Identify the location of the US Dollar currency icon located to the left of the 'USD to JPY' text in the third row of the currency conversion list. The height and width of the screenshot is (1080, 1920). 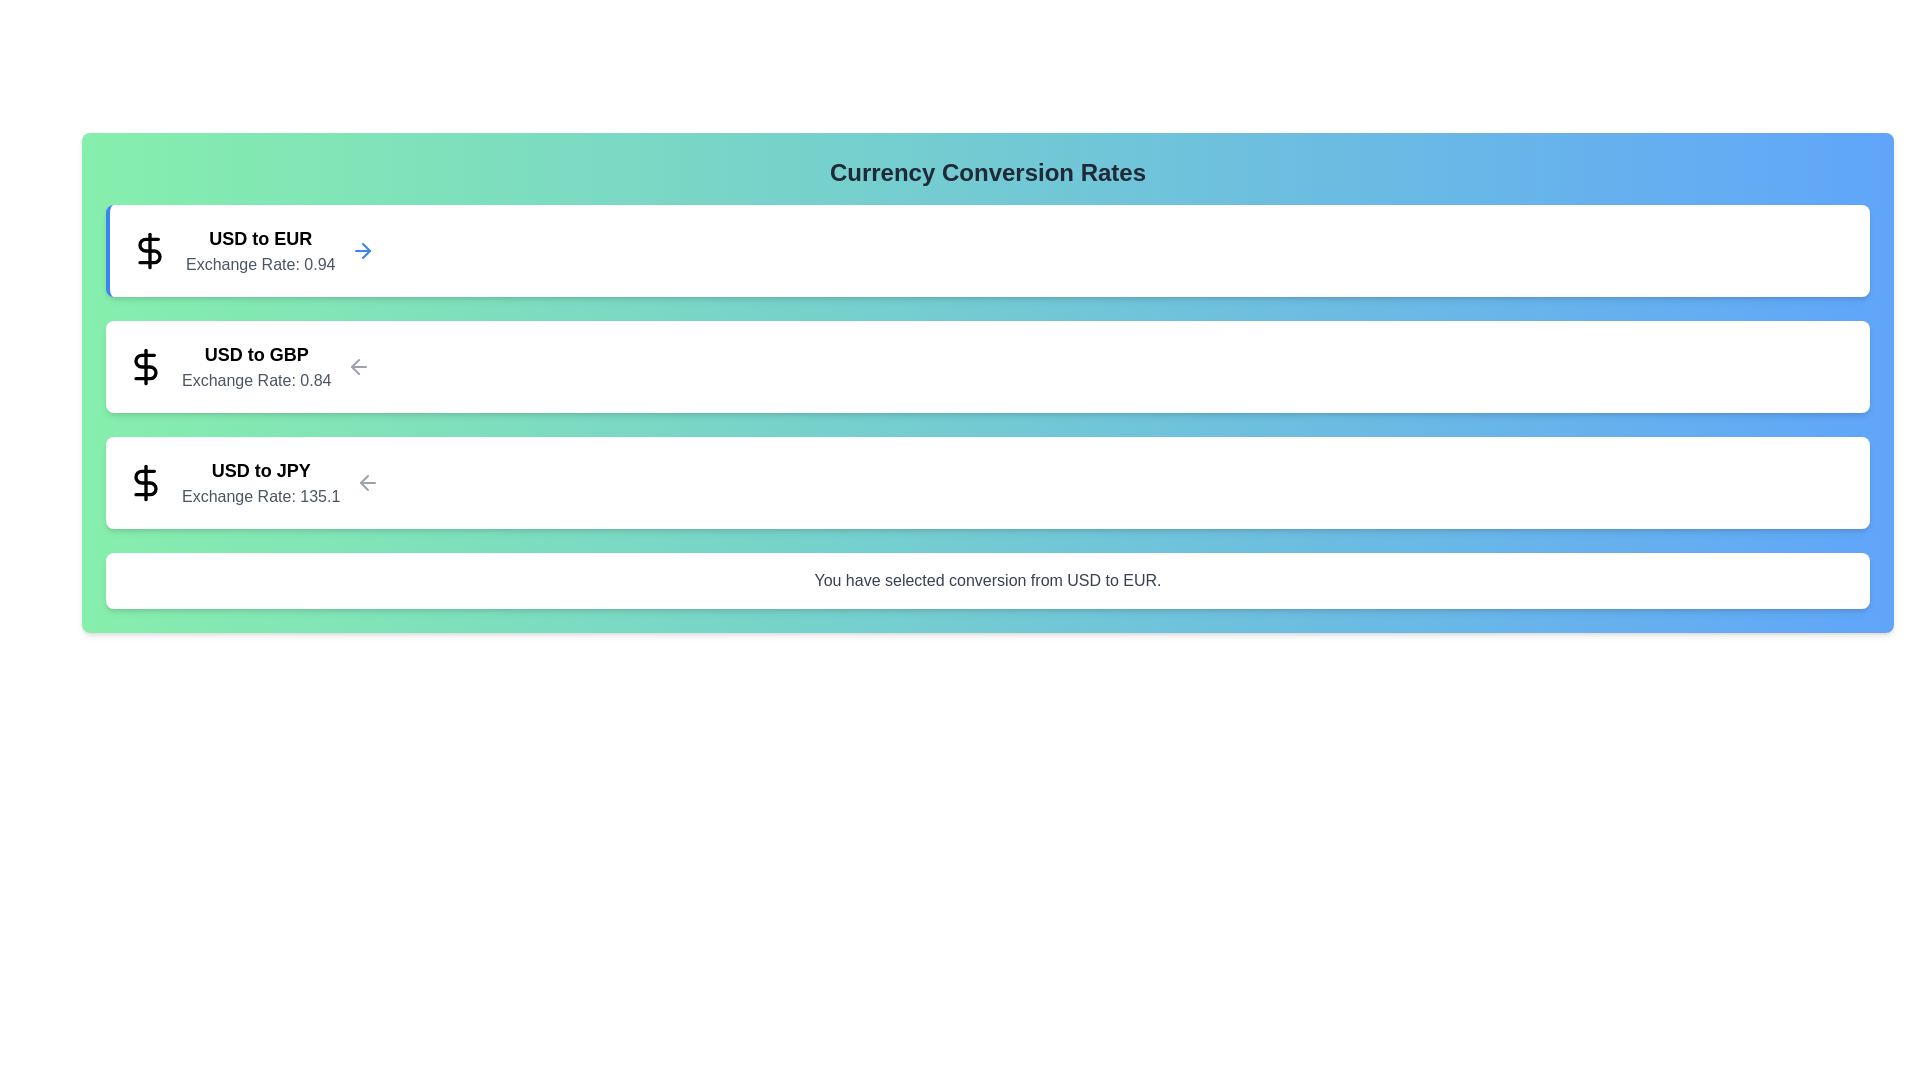
(144, 482).